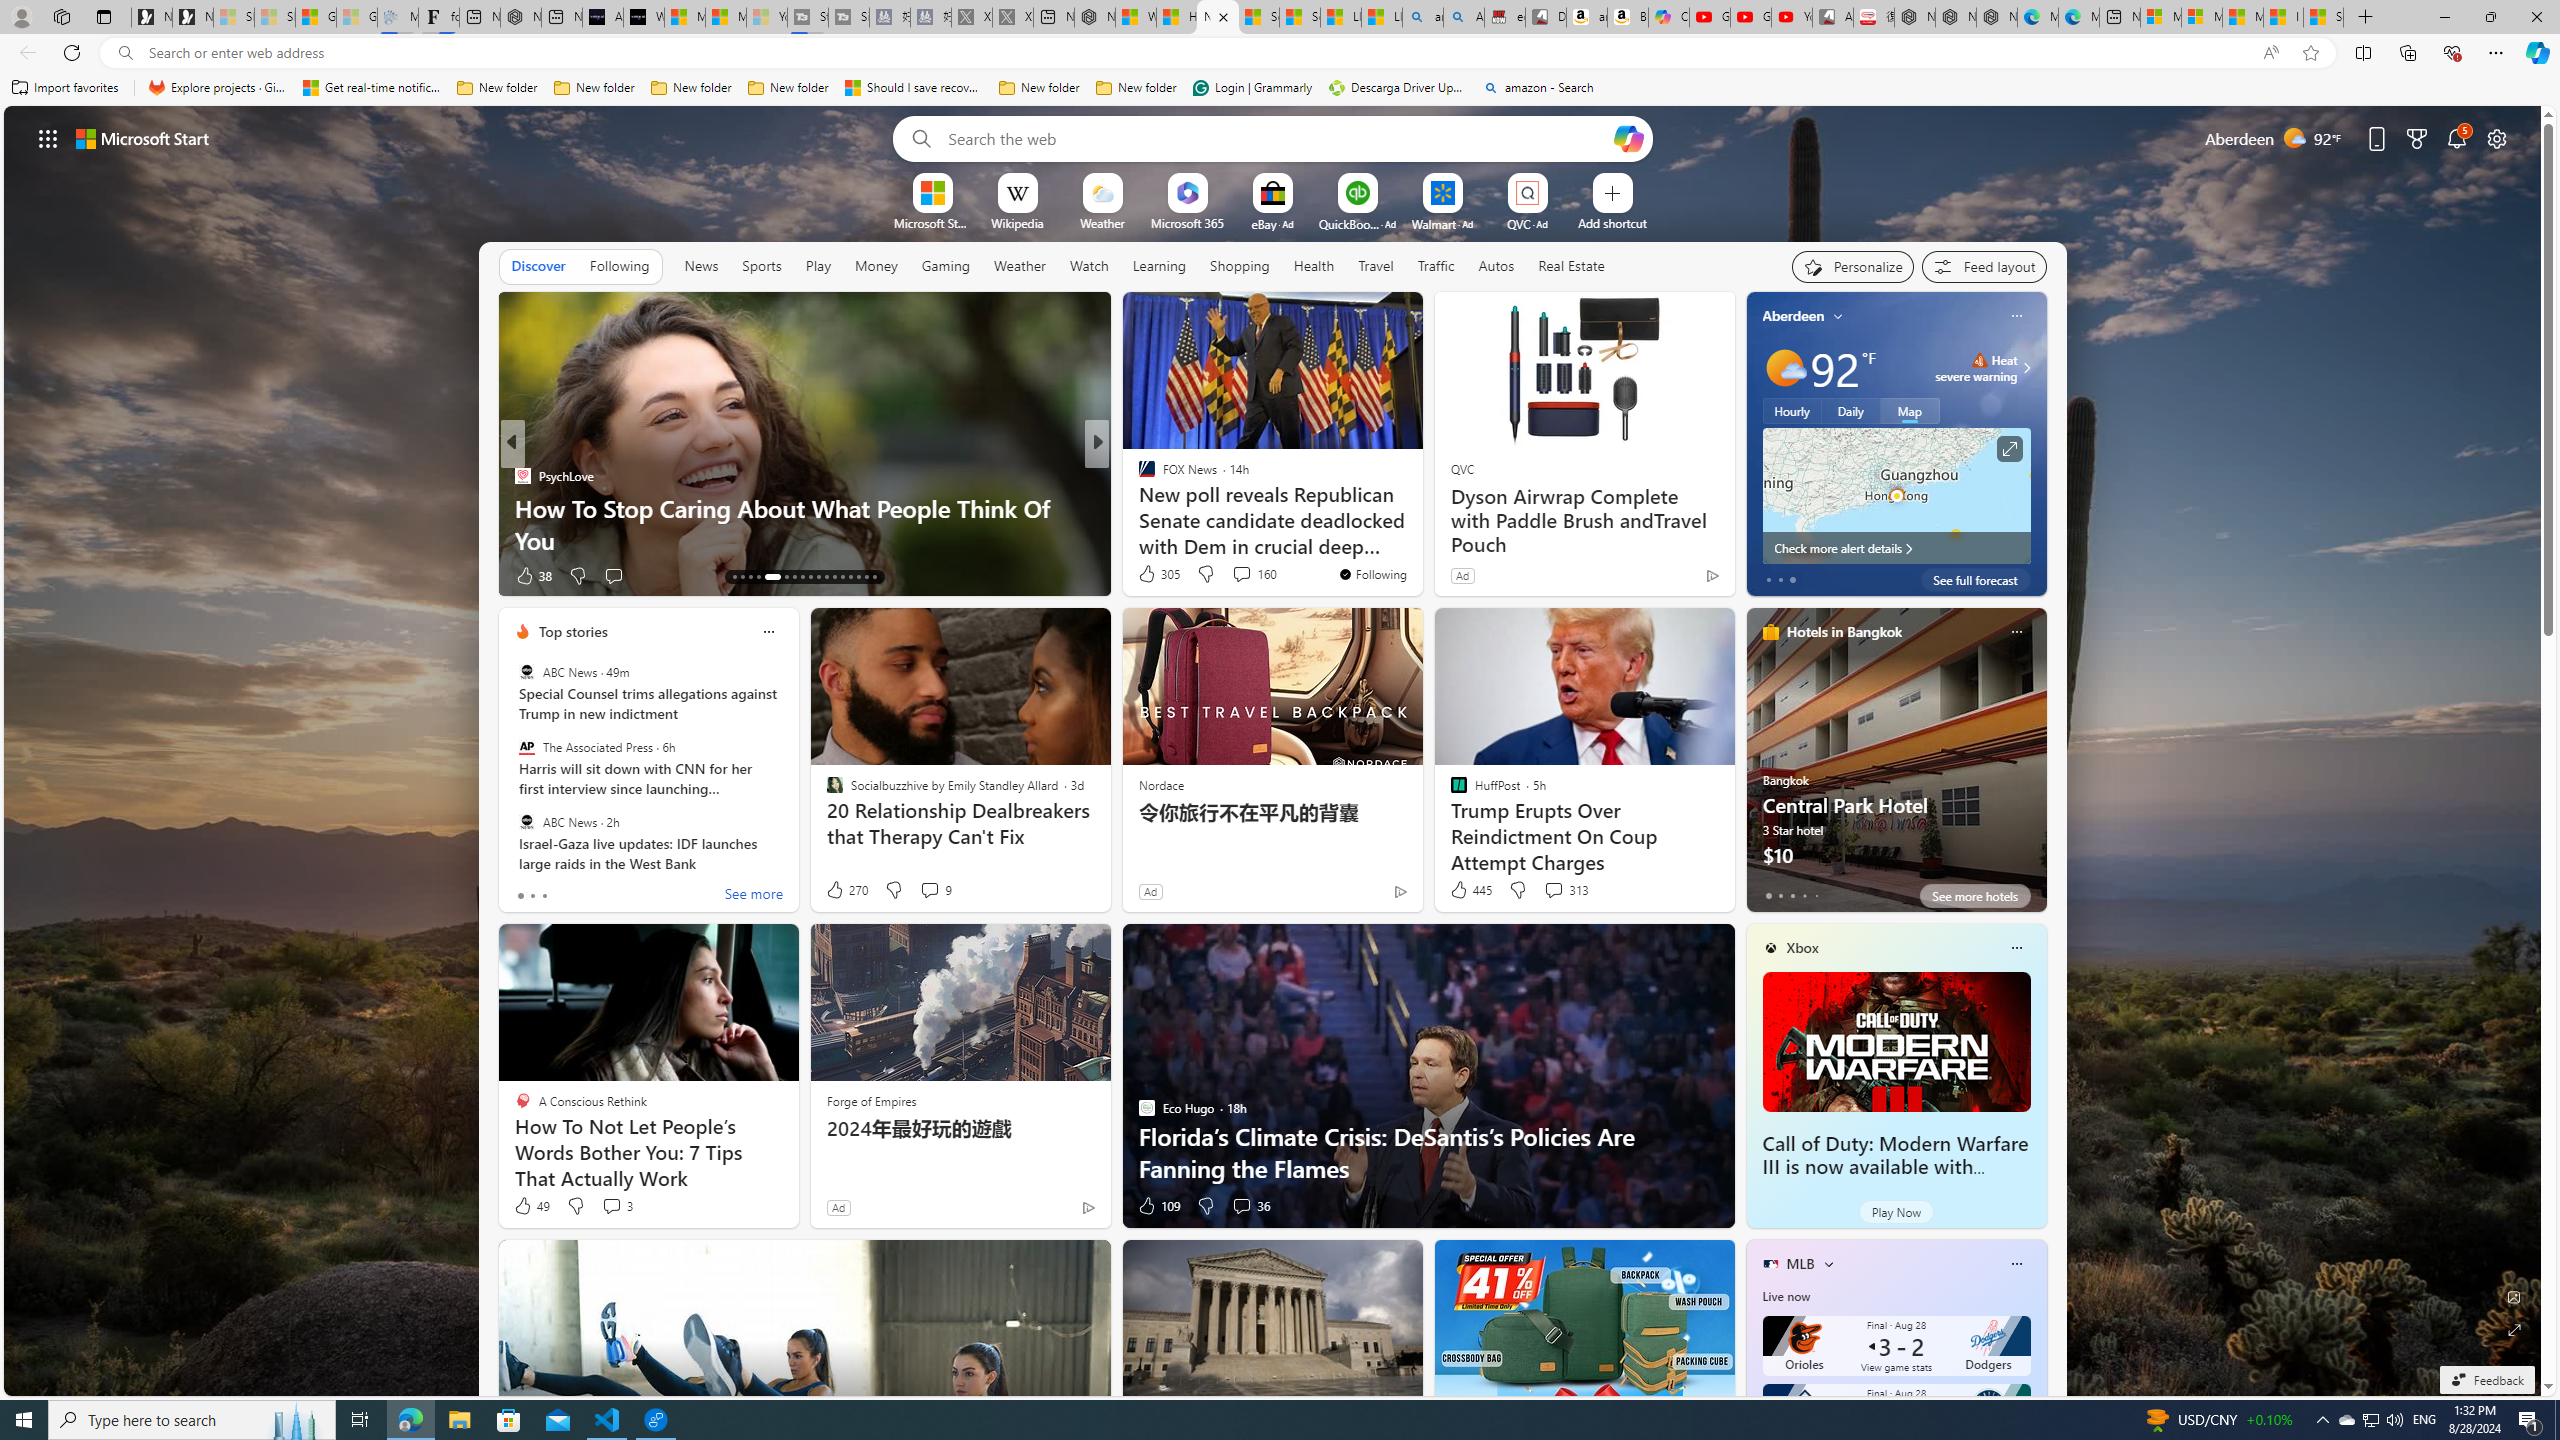 This screenshot has width=2560, height=1440. What do you see at coordinates (1468, 888) in the screenshot?
I see `'445 Like'` at bounding box center [1468, 888].